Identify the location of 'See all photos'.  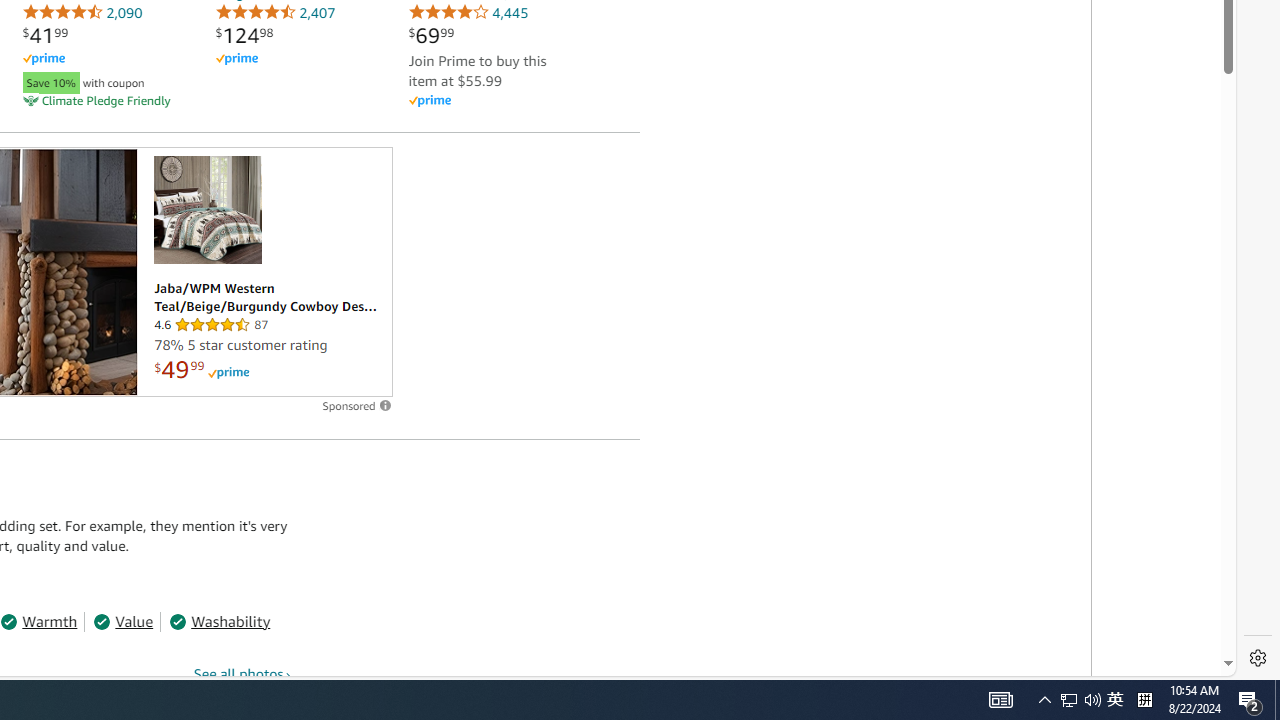
(242, 673).